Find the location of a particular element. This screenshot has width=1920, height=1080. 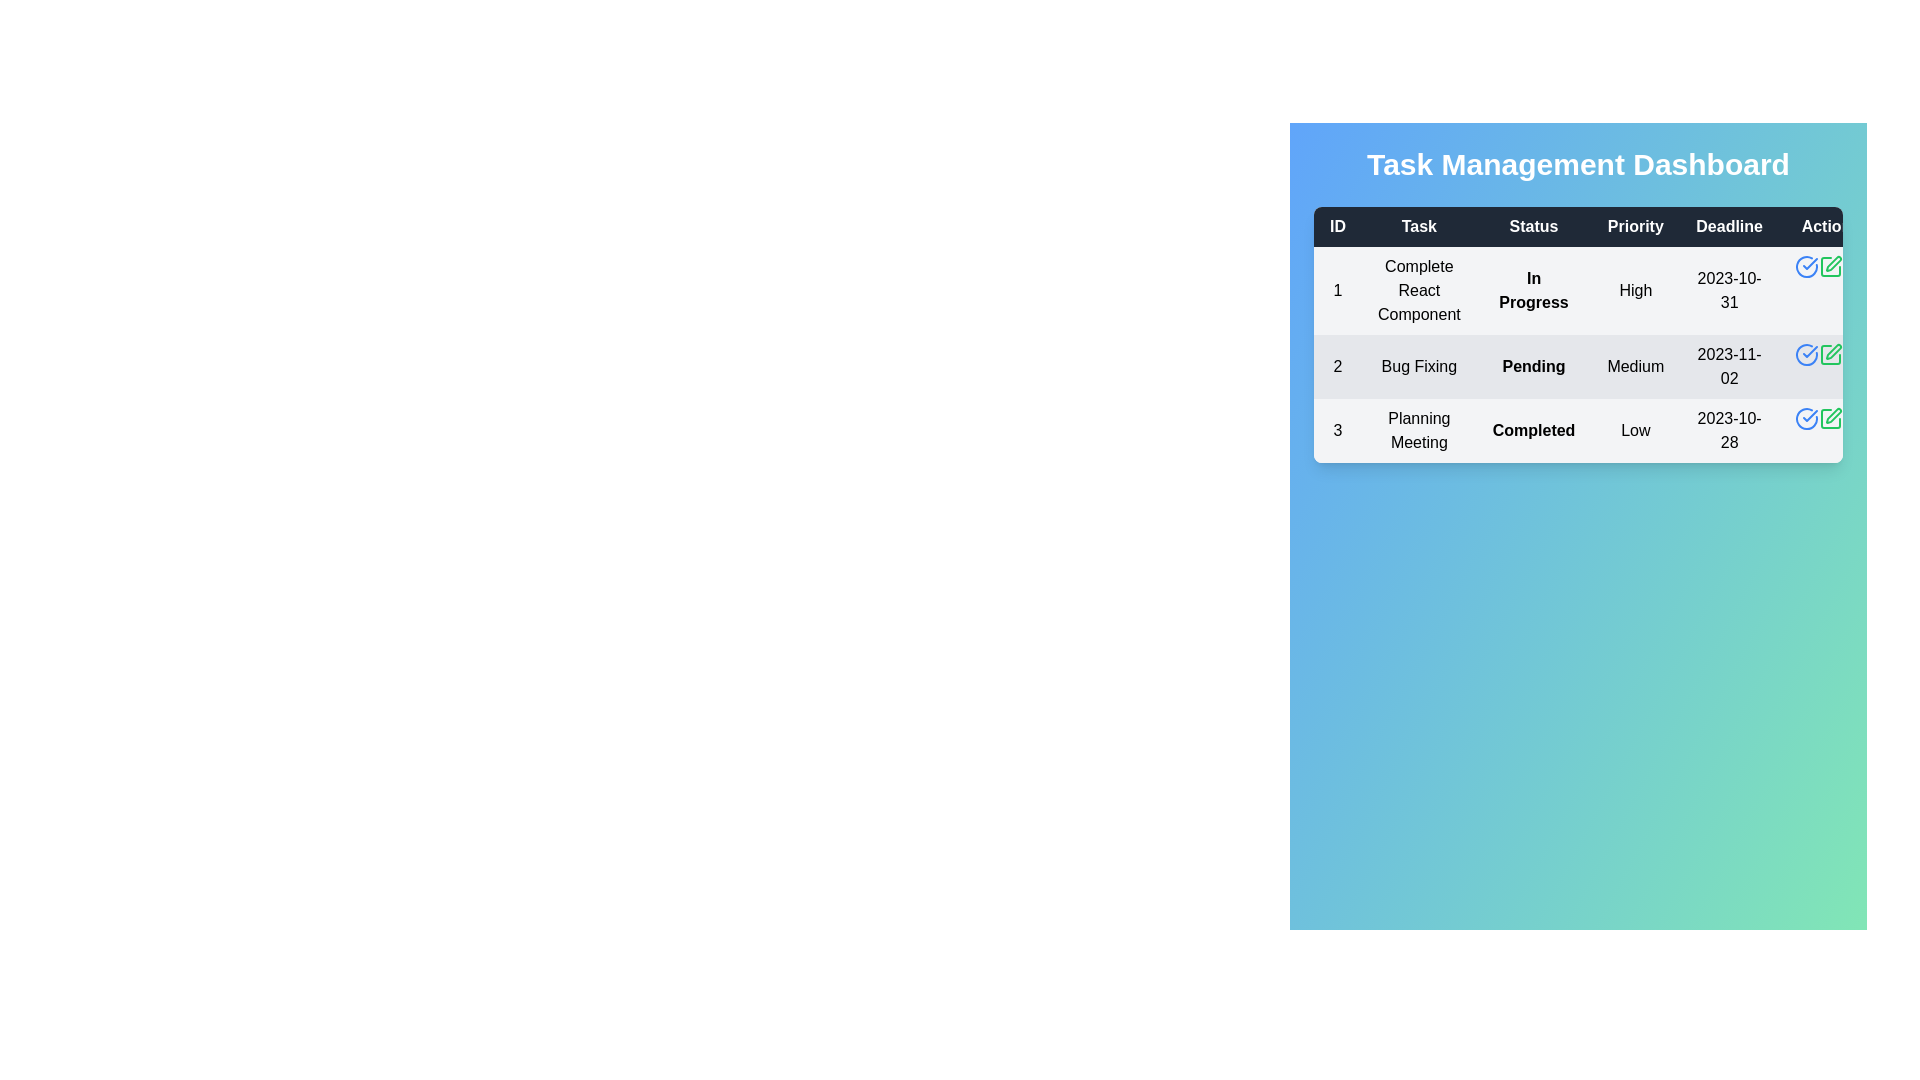

the complete button for task 1 is located at coordinates (1805, 265).